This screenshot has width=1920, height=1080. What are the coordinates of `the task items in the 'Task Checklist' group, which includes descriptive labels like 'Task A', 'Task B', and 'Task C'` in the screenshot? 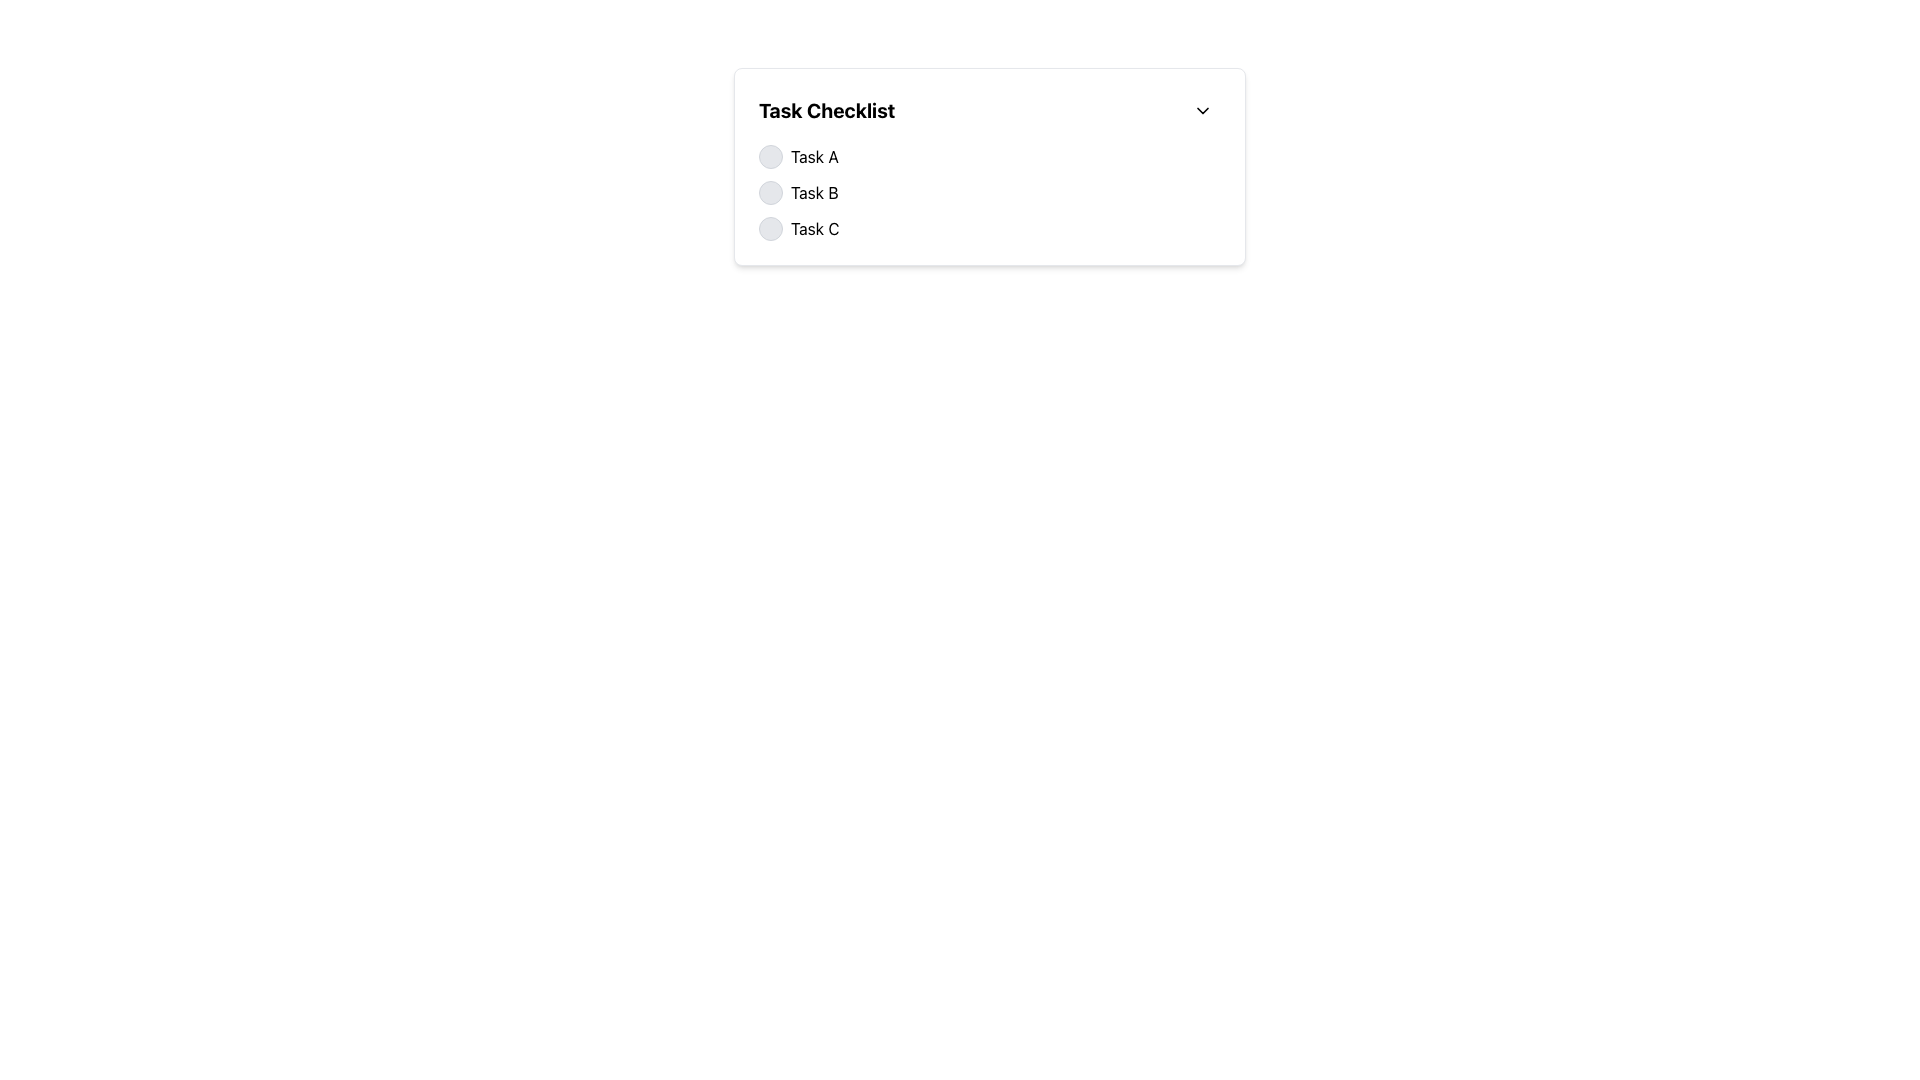 It's located at (989, 192).